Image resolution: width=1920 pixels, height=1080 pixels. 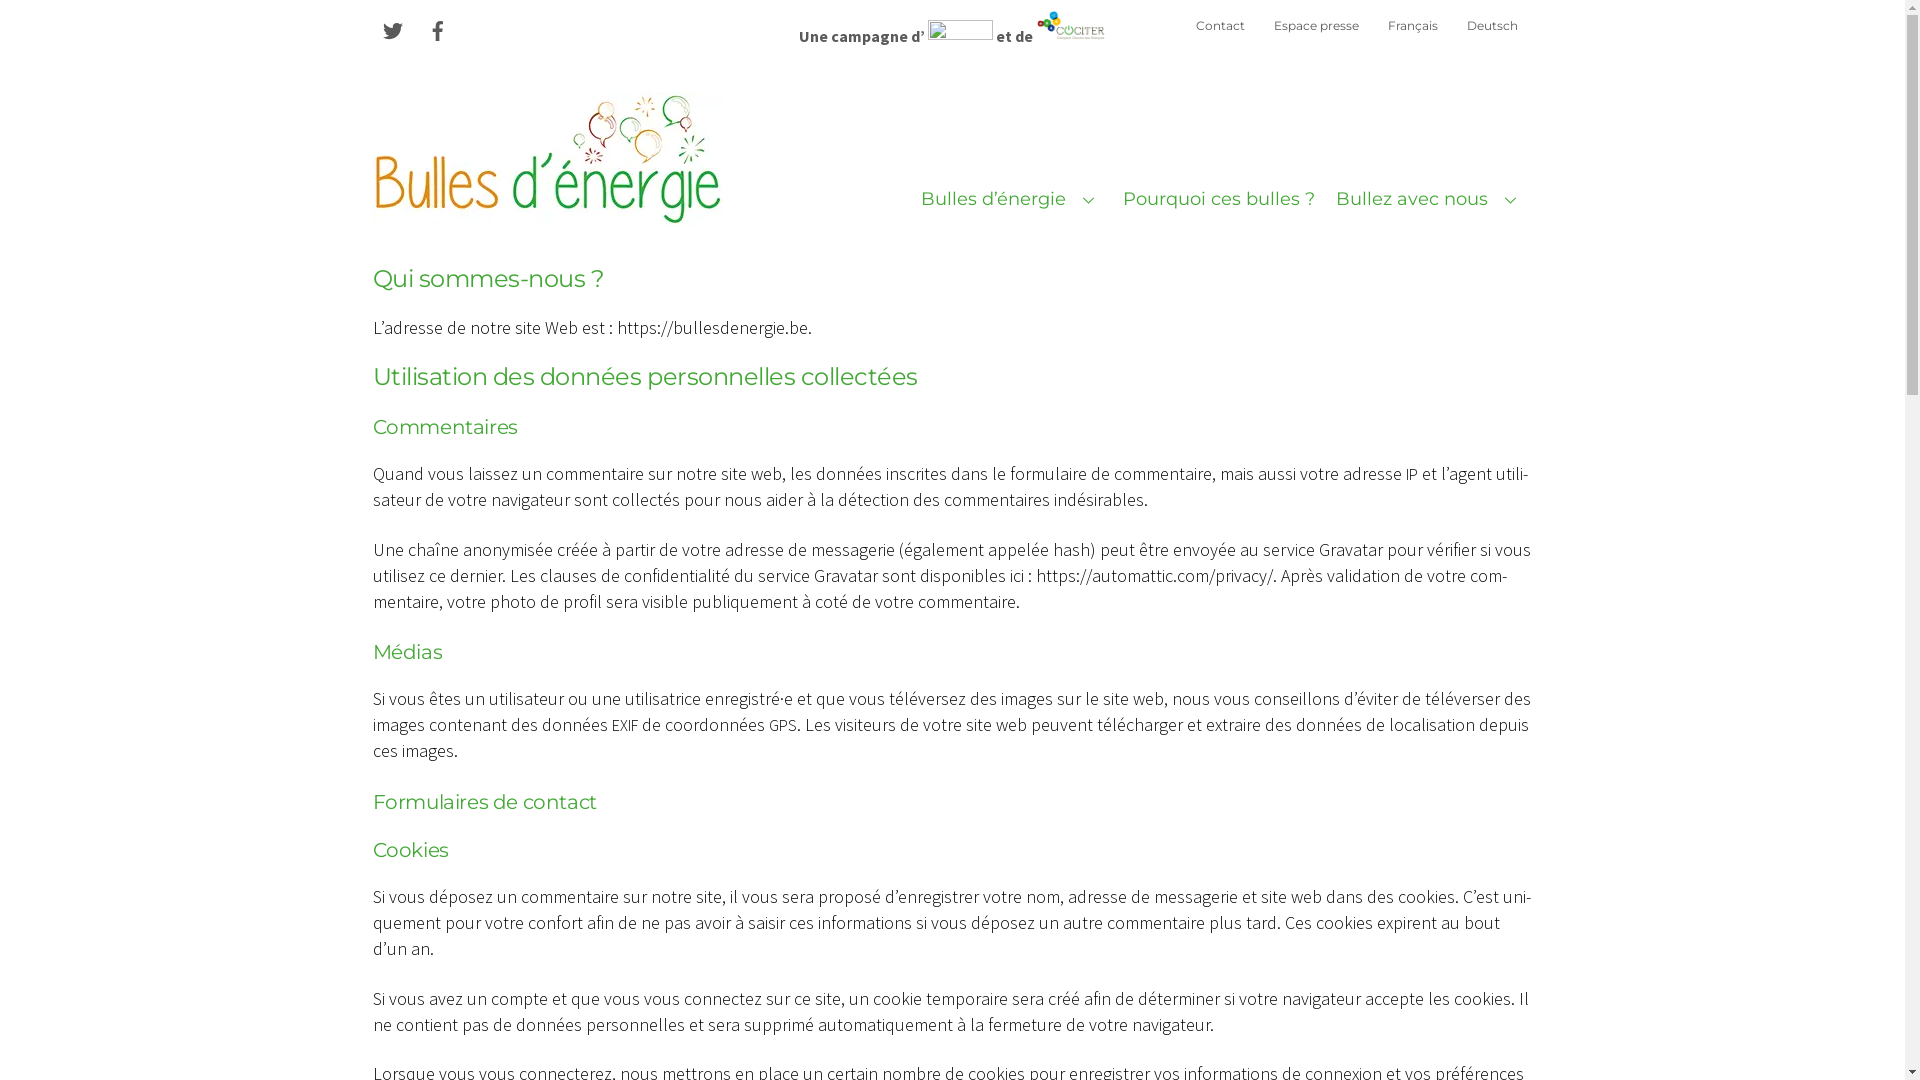 What do you see at coordinates (1218, 199) in the screenshot?
I see `'Pourquoi ces bulles ?'` at bounding box center [1218, 199].